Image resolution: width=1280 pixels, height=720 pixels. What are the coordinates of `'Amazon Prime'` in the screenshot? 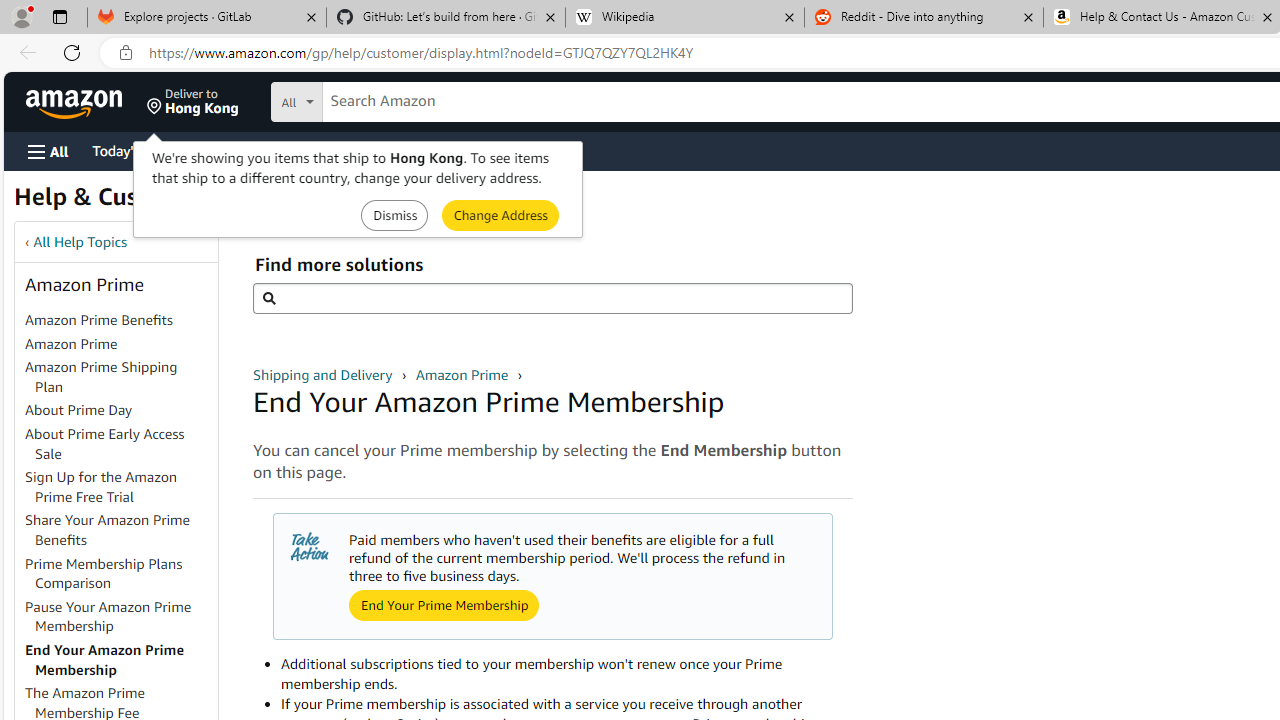 It's located at (71, 342).